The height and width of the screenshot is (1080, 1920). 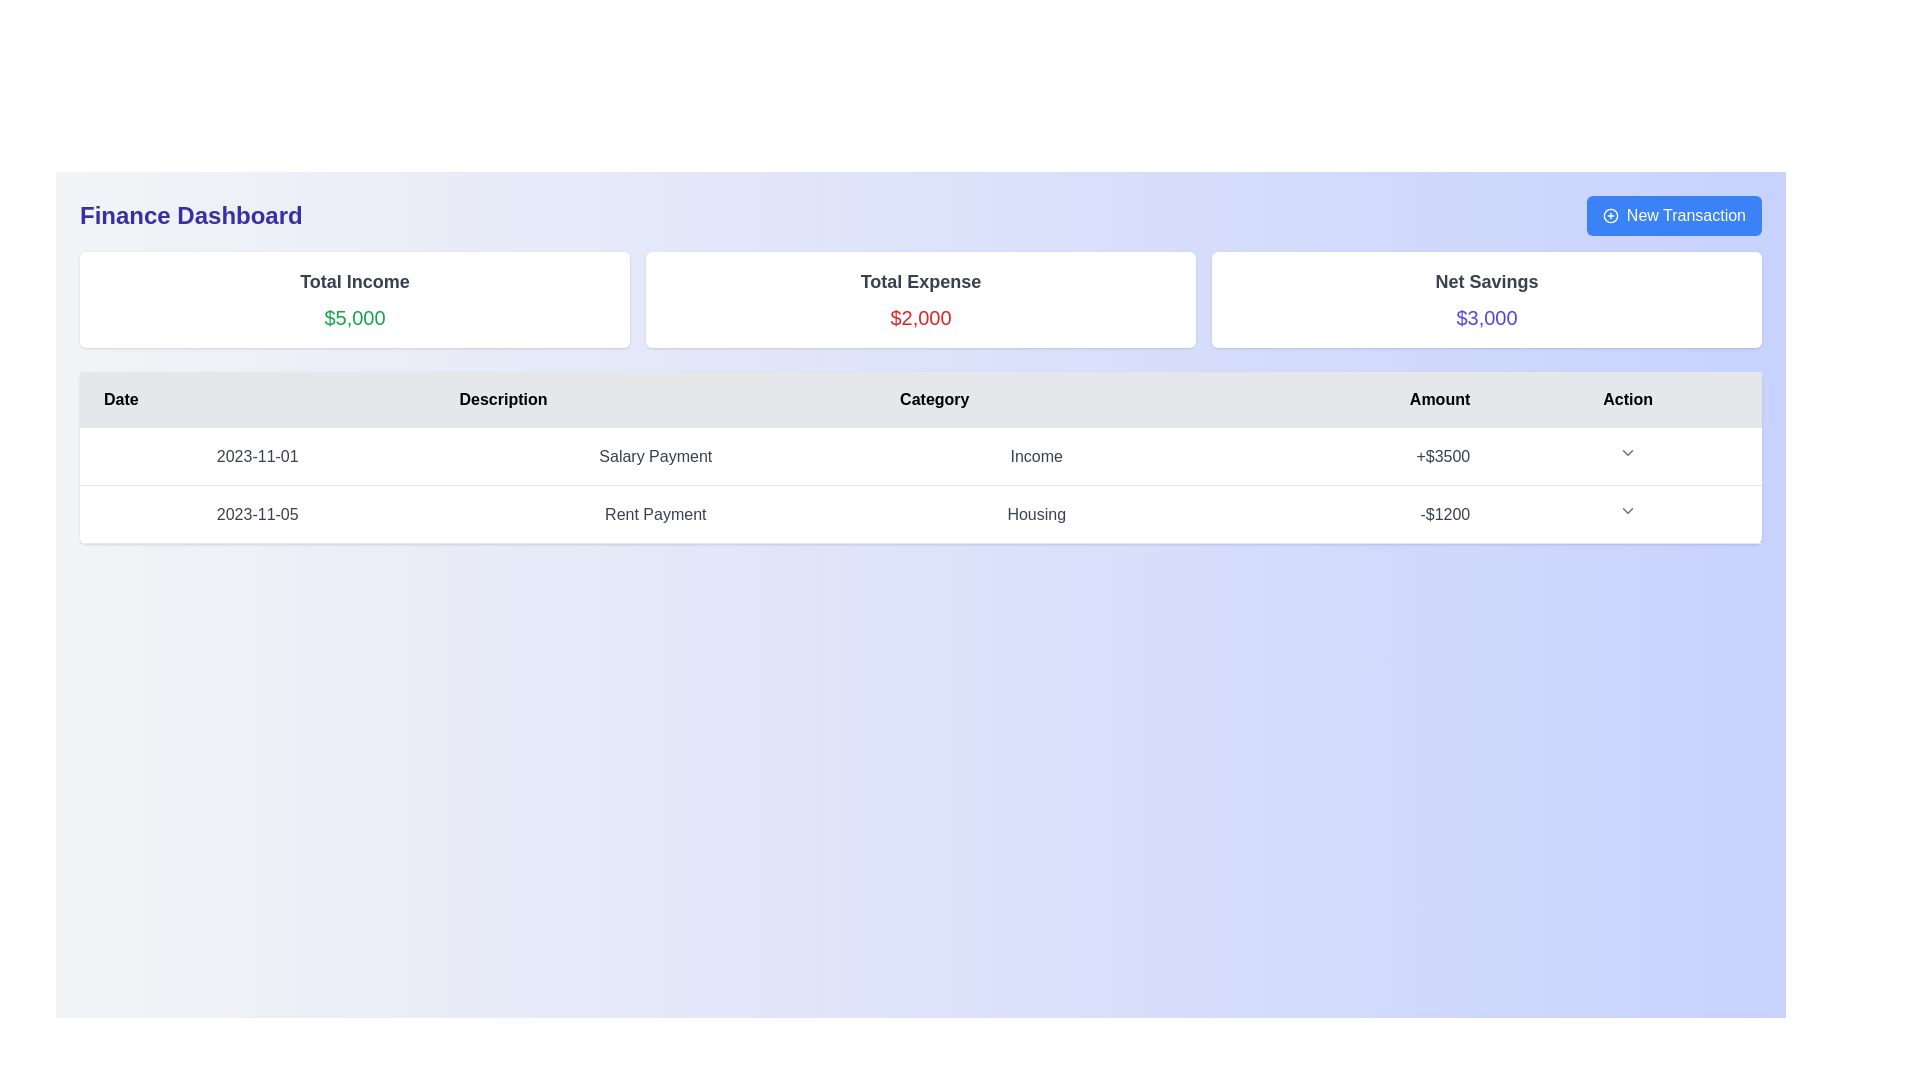 I want to click on the 'Salary Payment' text label in the first row of the main data table, which describes the financial transaction, so click(x=655, y=456).